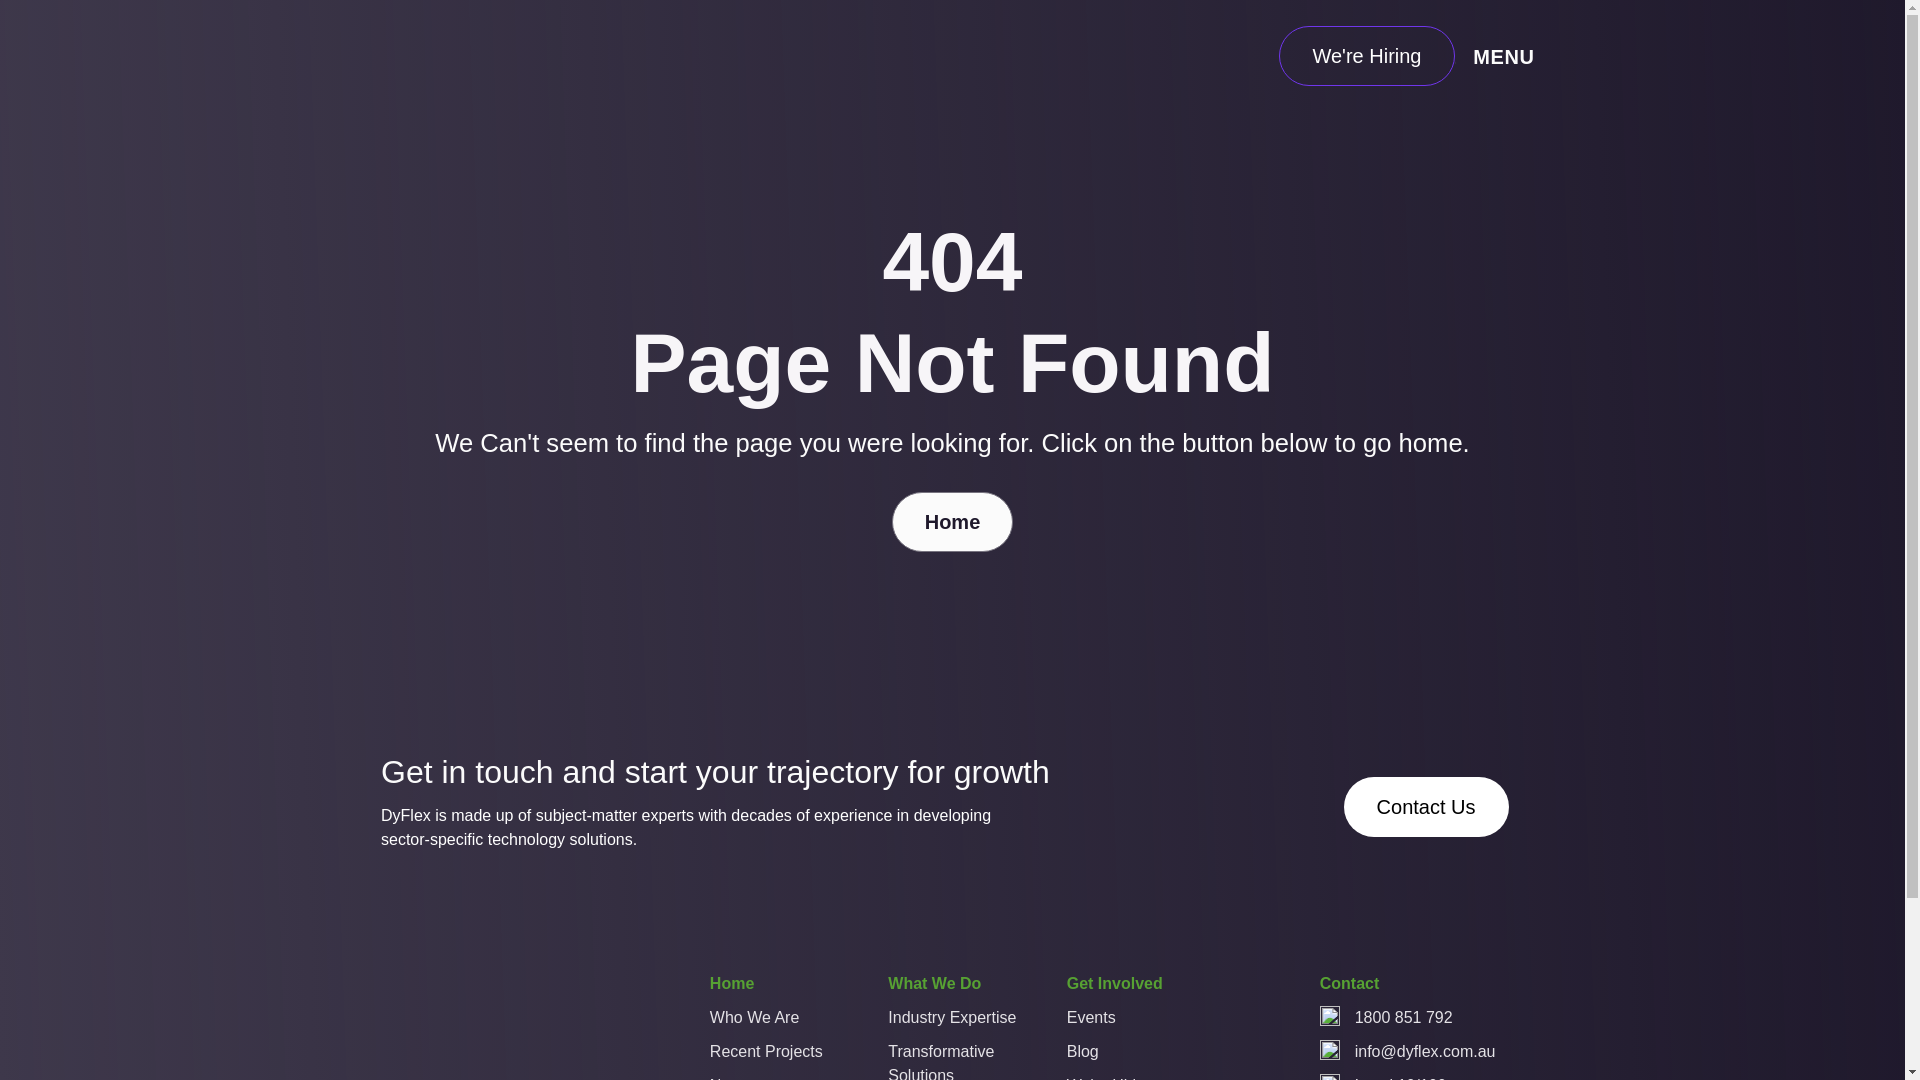 The height and width of the screenshot is (1080, 1920). Describe the element at coordinates (1424, 1051) in the screenshot. I see `'info@dyflex.com.au'` at that location.